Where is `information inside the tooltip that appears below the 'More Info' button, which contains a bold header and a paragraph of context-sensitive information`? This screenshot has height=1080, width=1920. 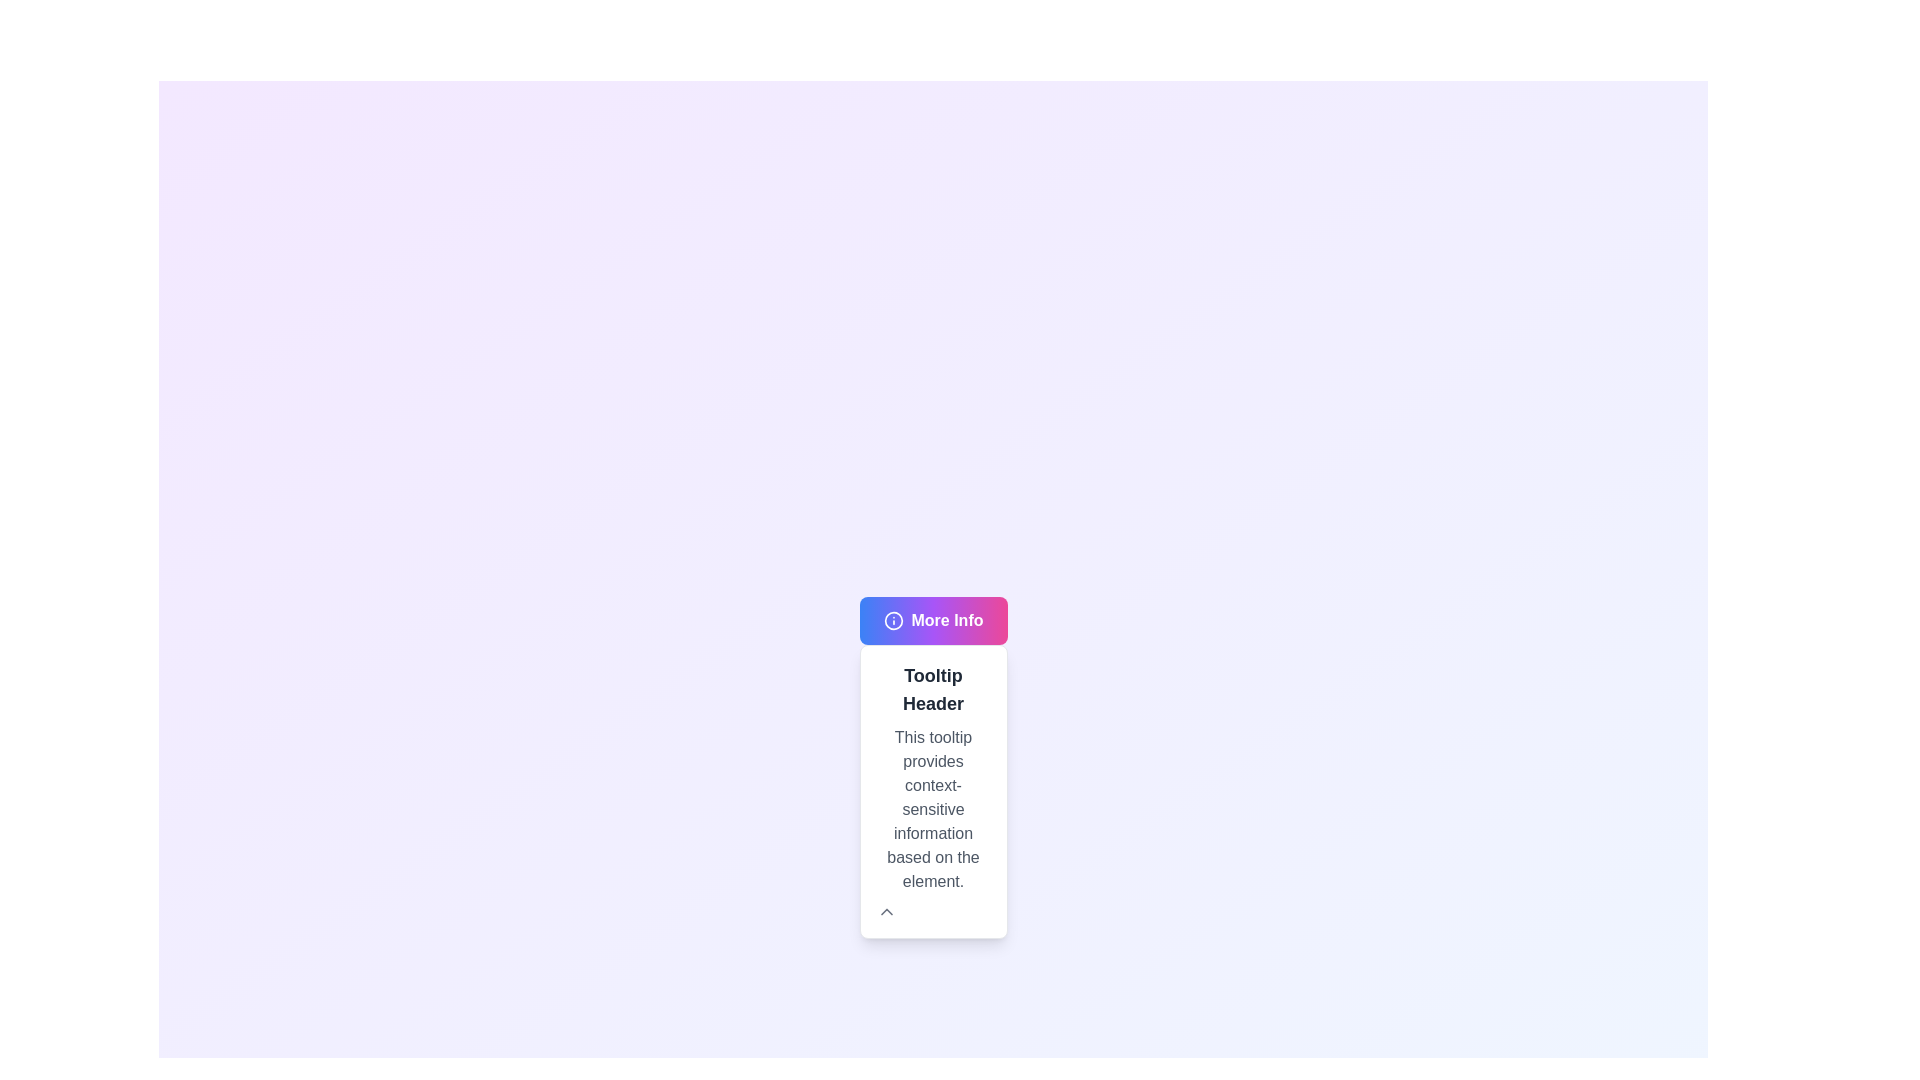 information inside the tooltip that appears below the 'More Info' button, which contains a bold header and a paragraph of context-sensitive information is located at coordinates (932, 790).